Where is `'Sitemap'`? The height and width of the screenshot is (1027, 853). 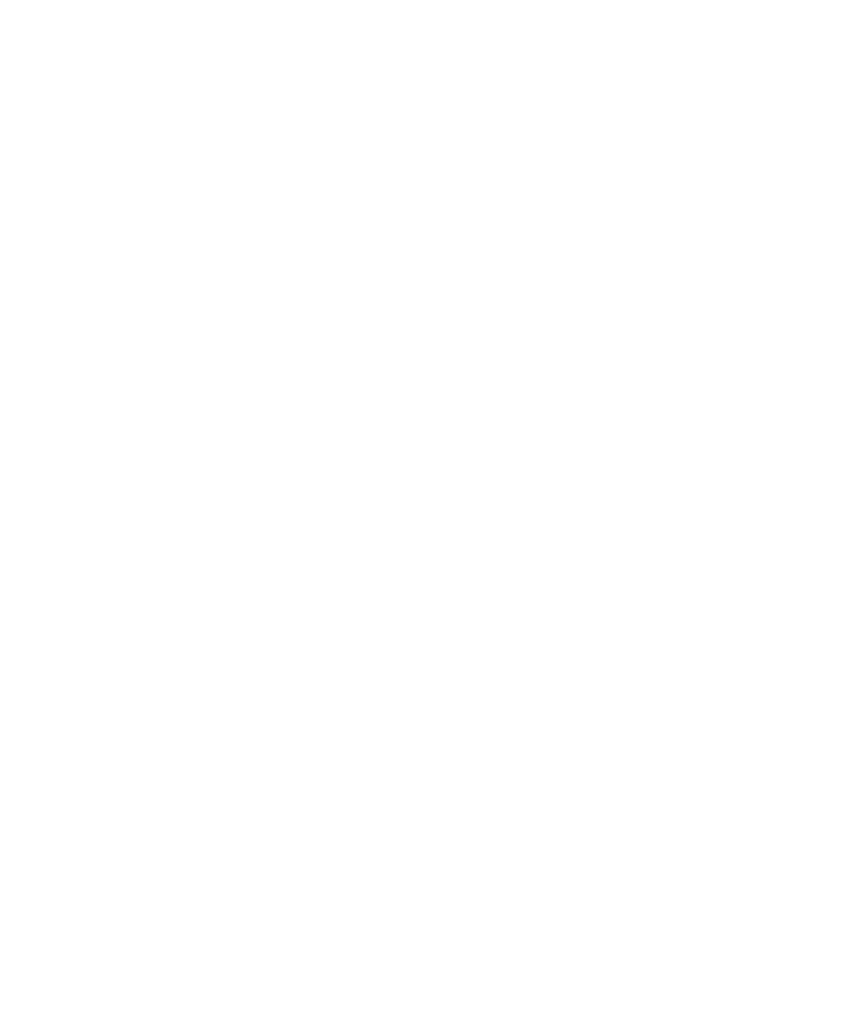
'Sitemap' is located at coordinates (351, 978).